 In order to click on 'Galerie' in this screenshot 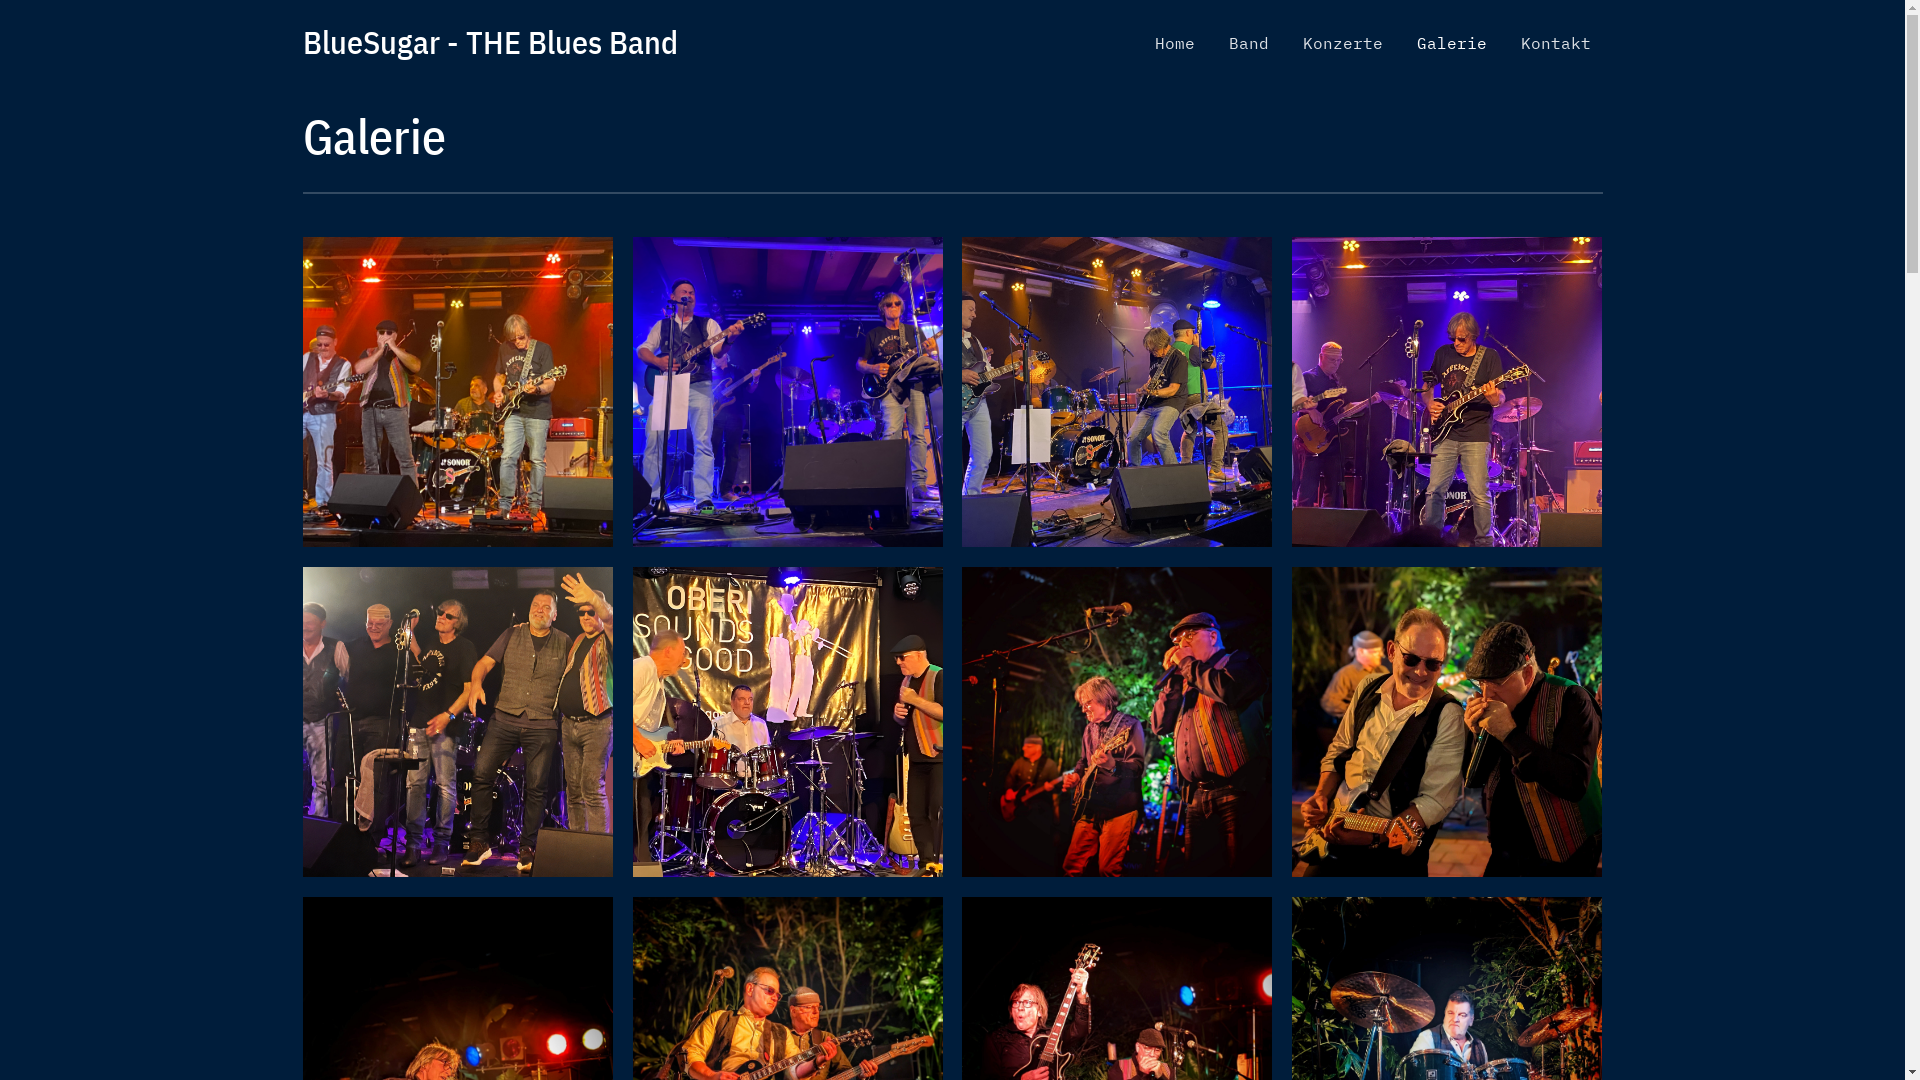, I will do `click(1450, 42)`.